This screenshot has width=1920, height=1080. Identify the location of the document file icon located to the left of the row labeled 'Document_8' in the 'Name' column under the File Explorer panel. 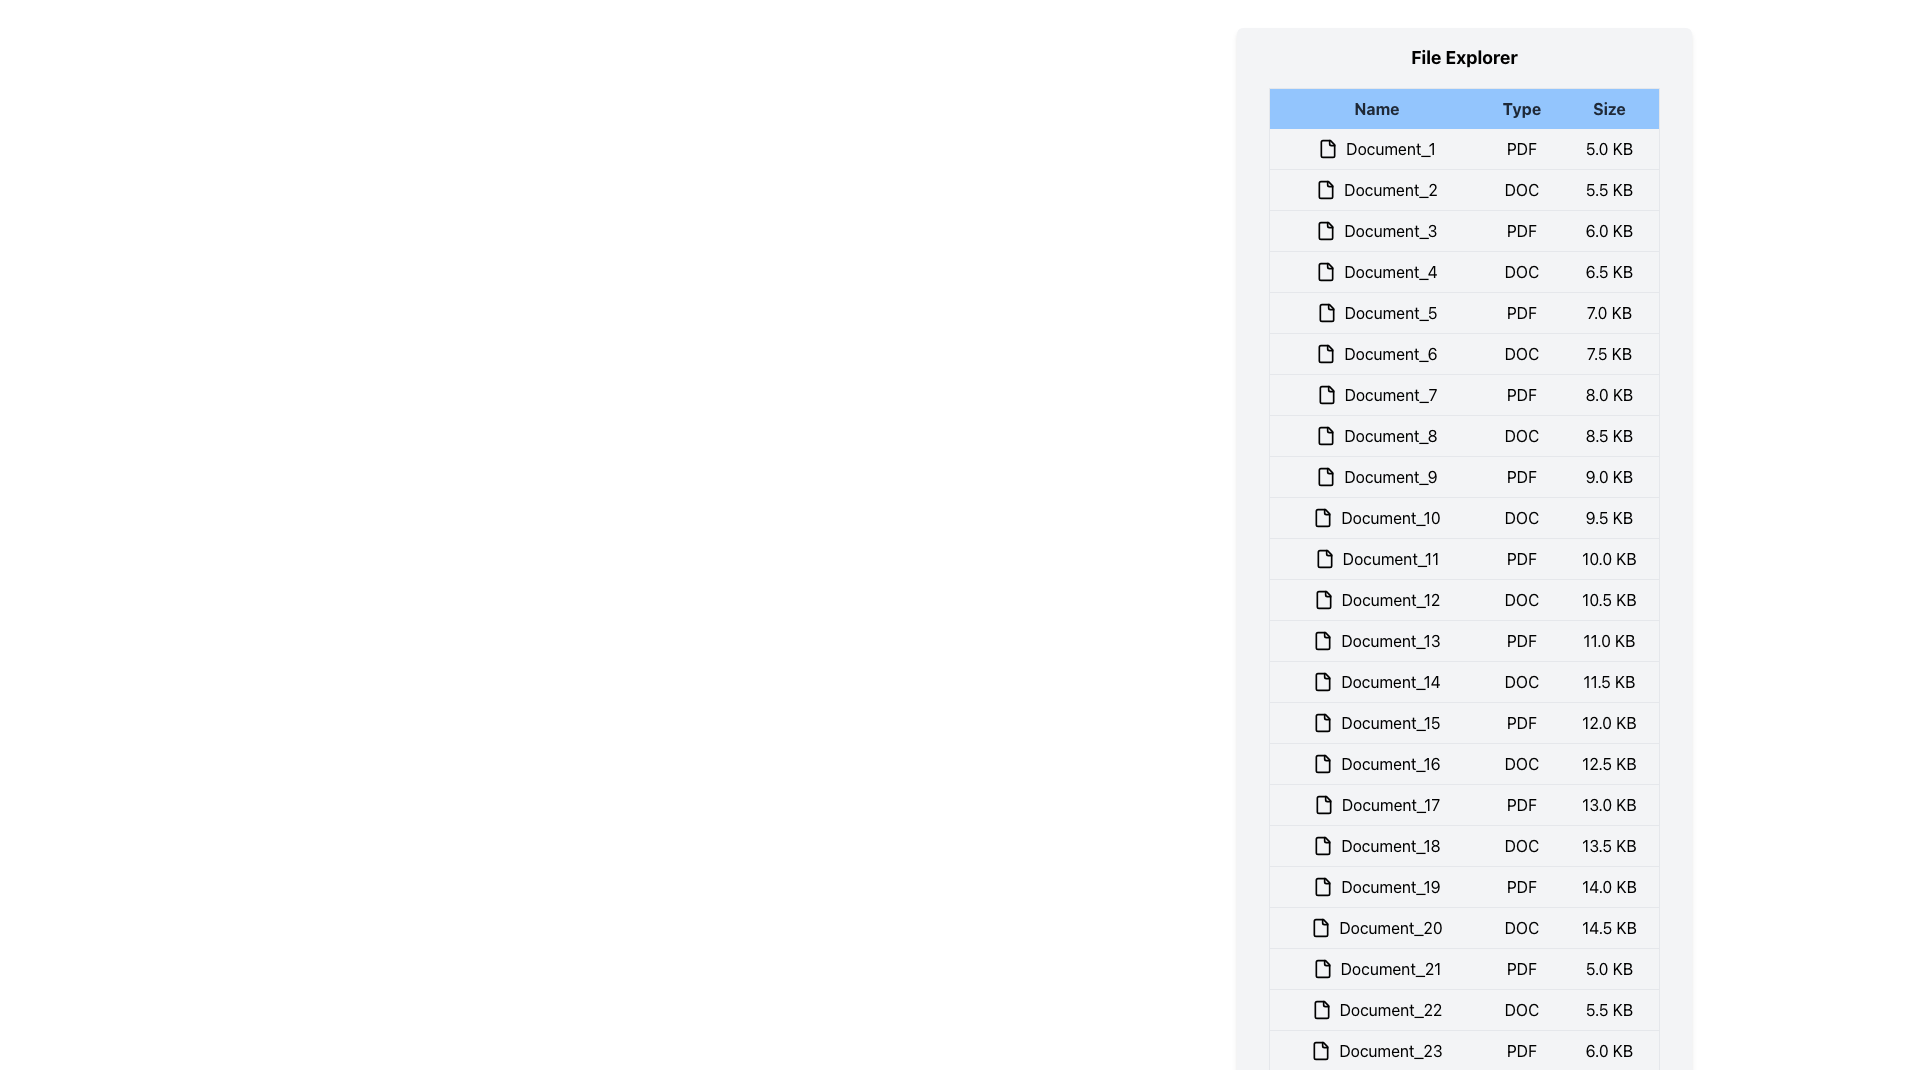
(1326, 434).